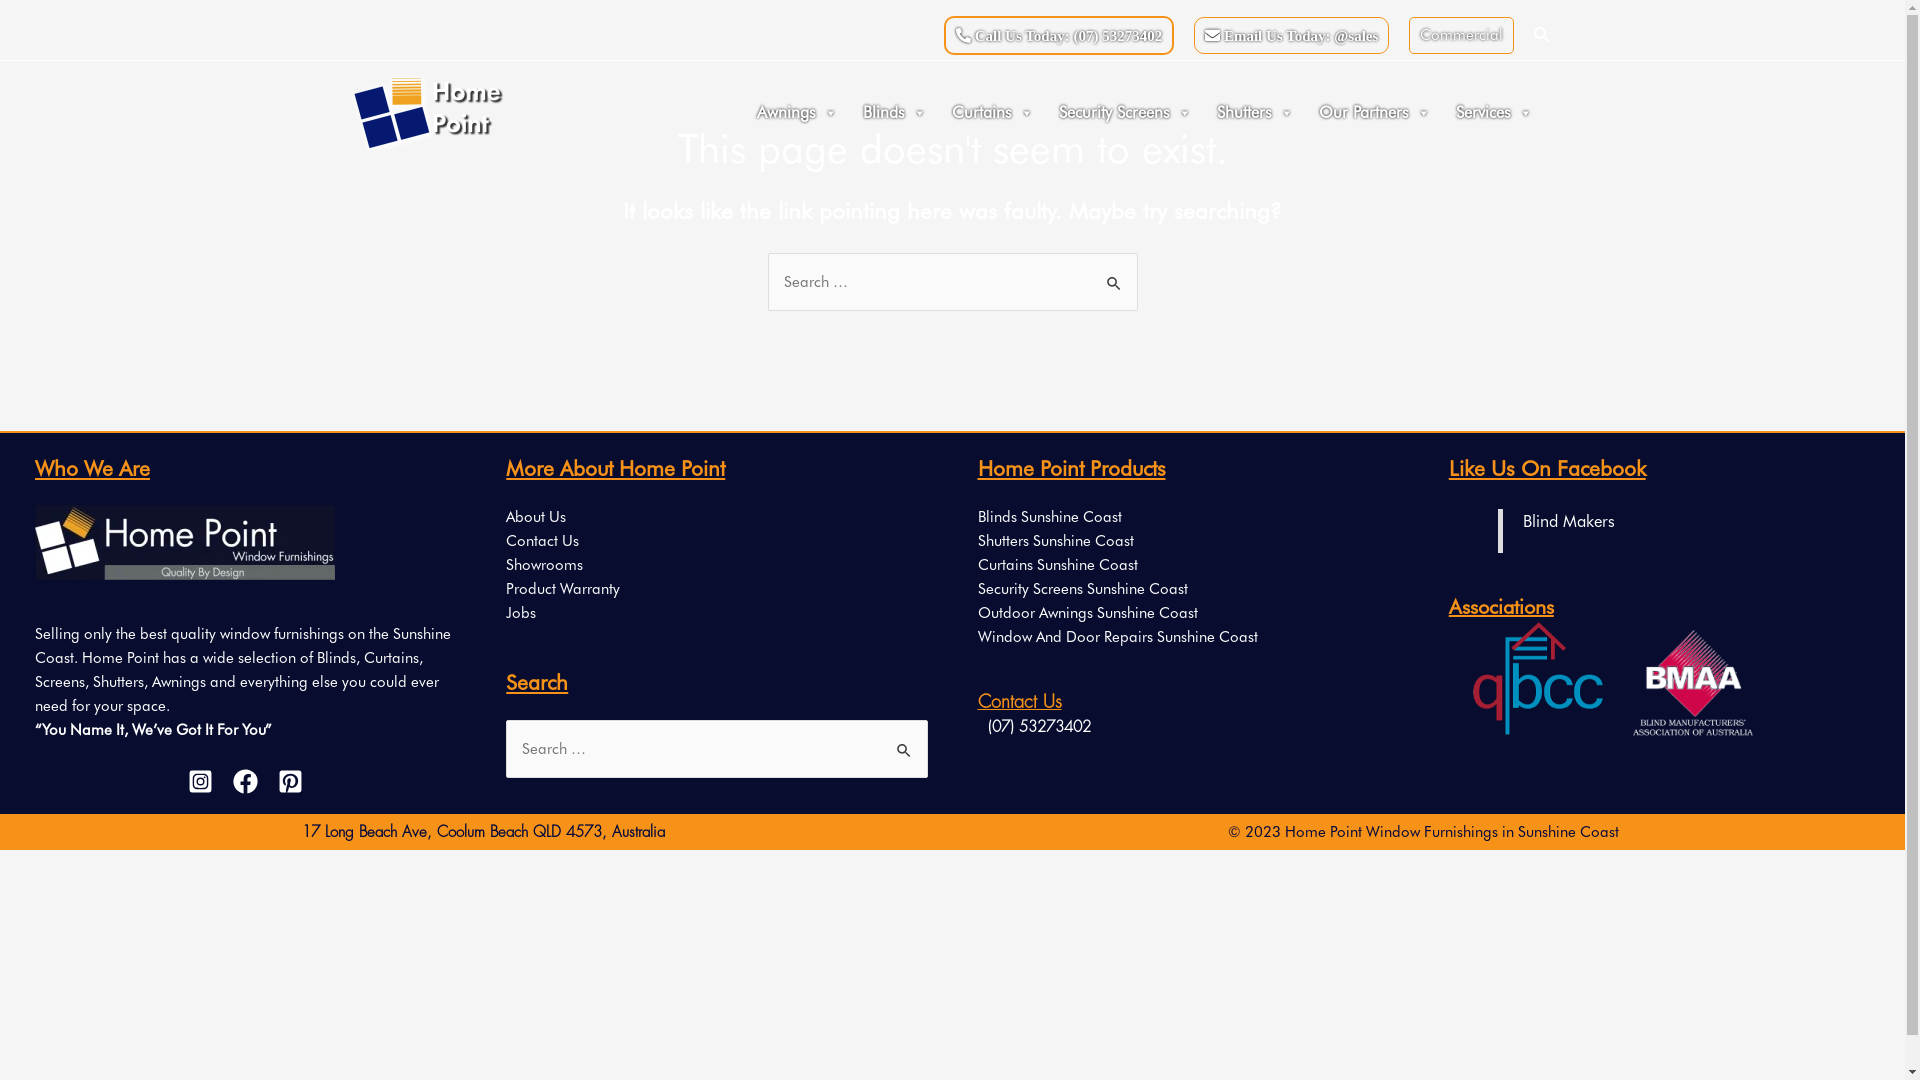  I want to click on 'Product Warranty', so click(561, 588).